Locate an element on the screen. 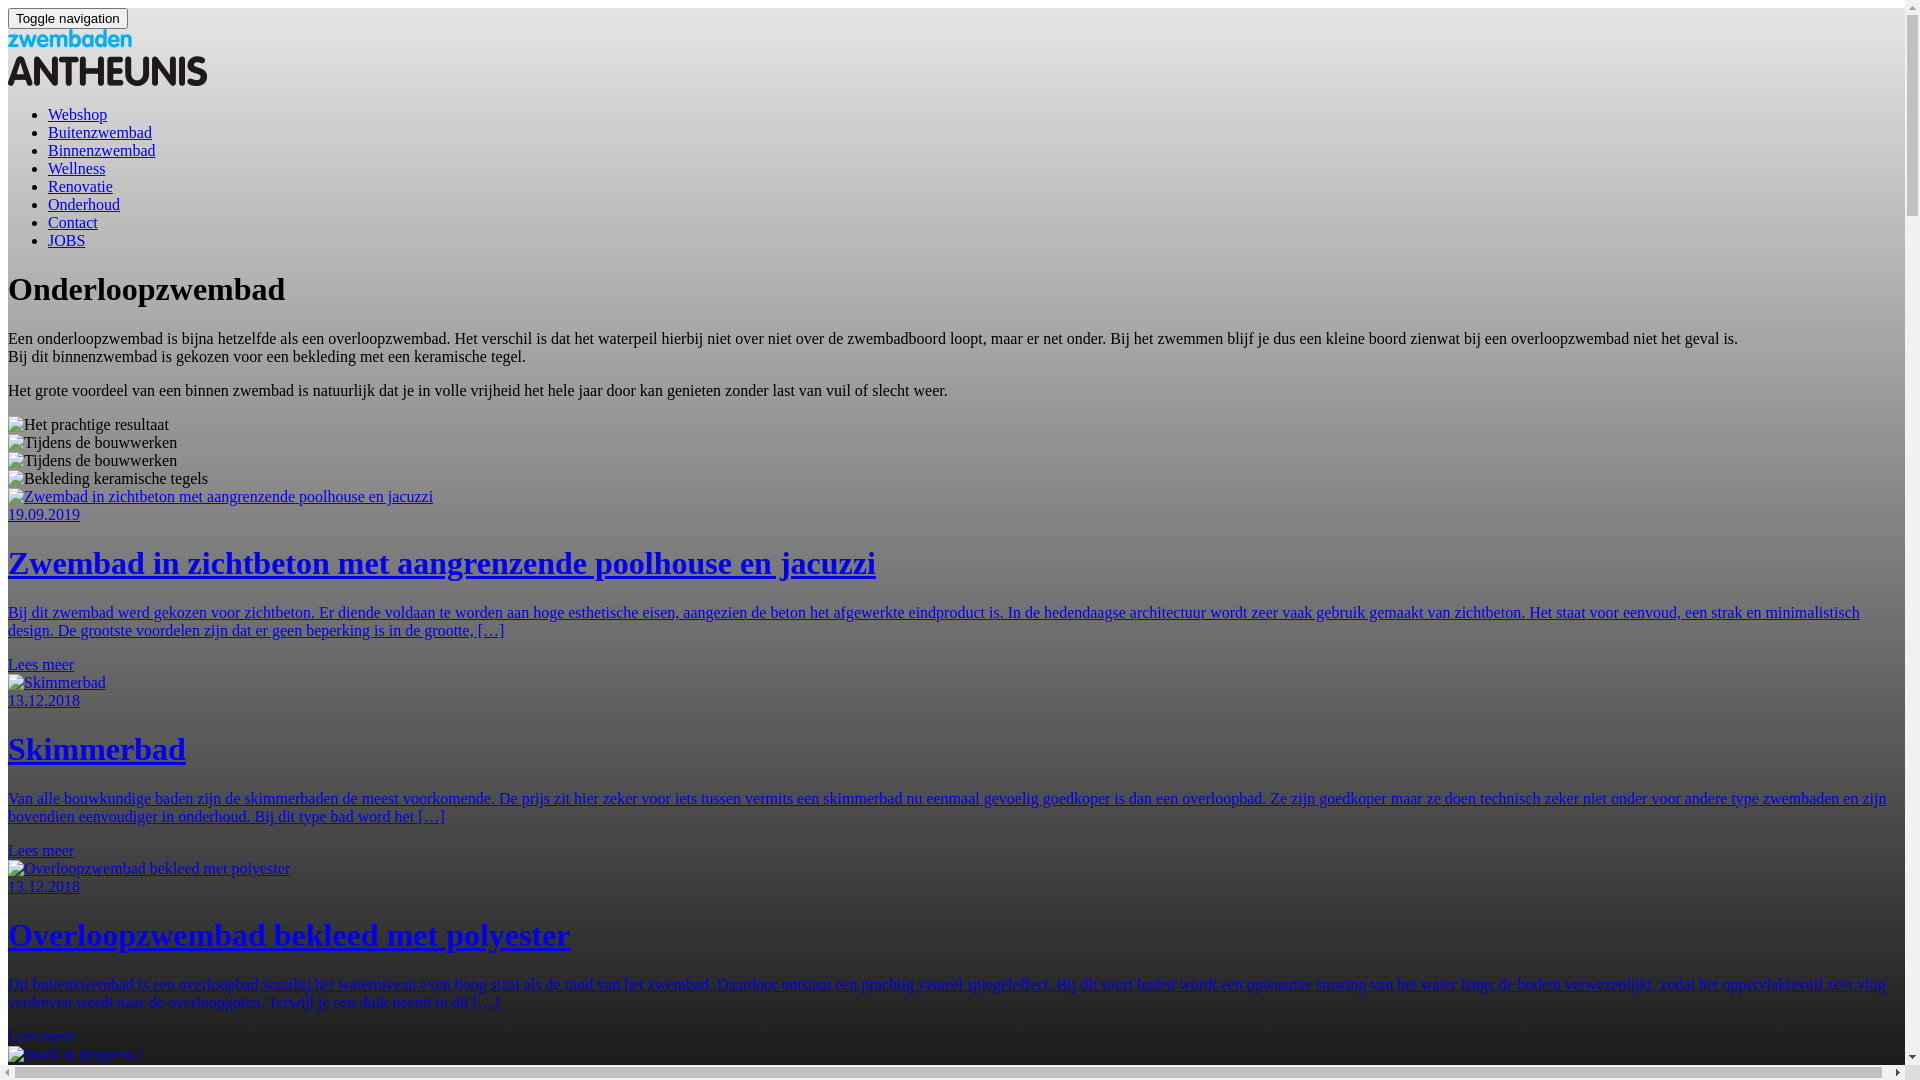 The height and width of the screenshot is (1080, 1920). 'Lees meer' is located at coordinates (8, 1035).